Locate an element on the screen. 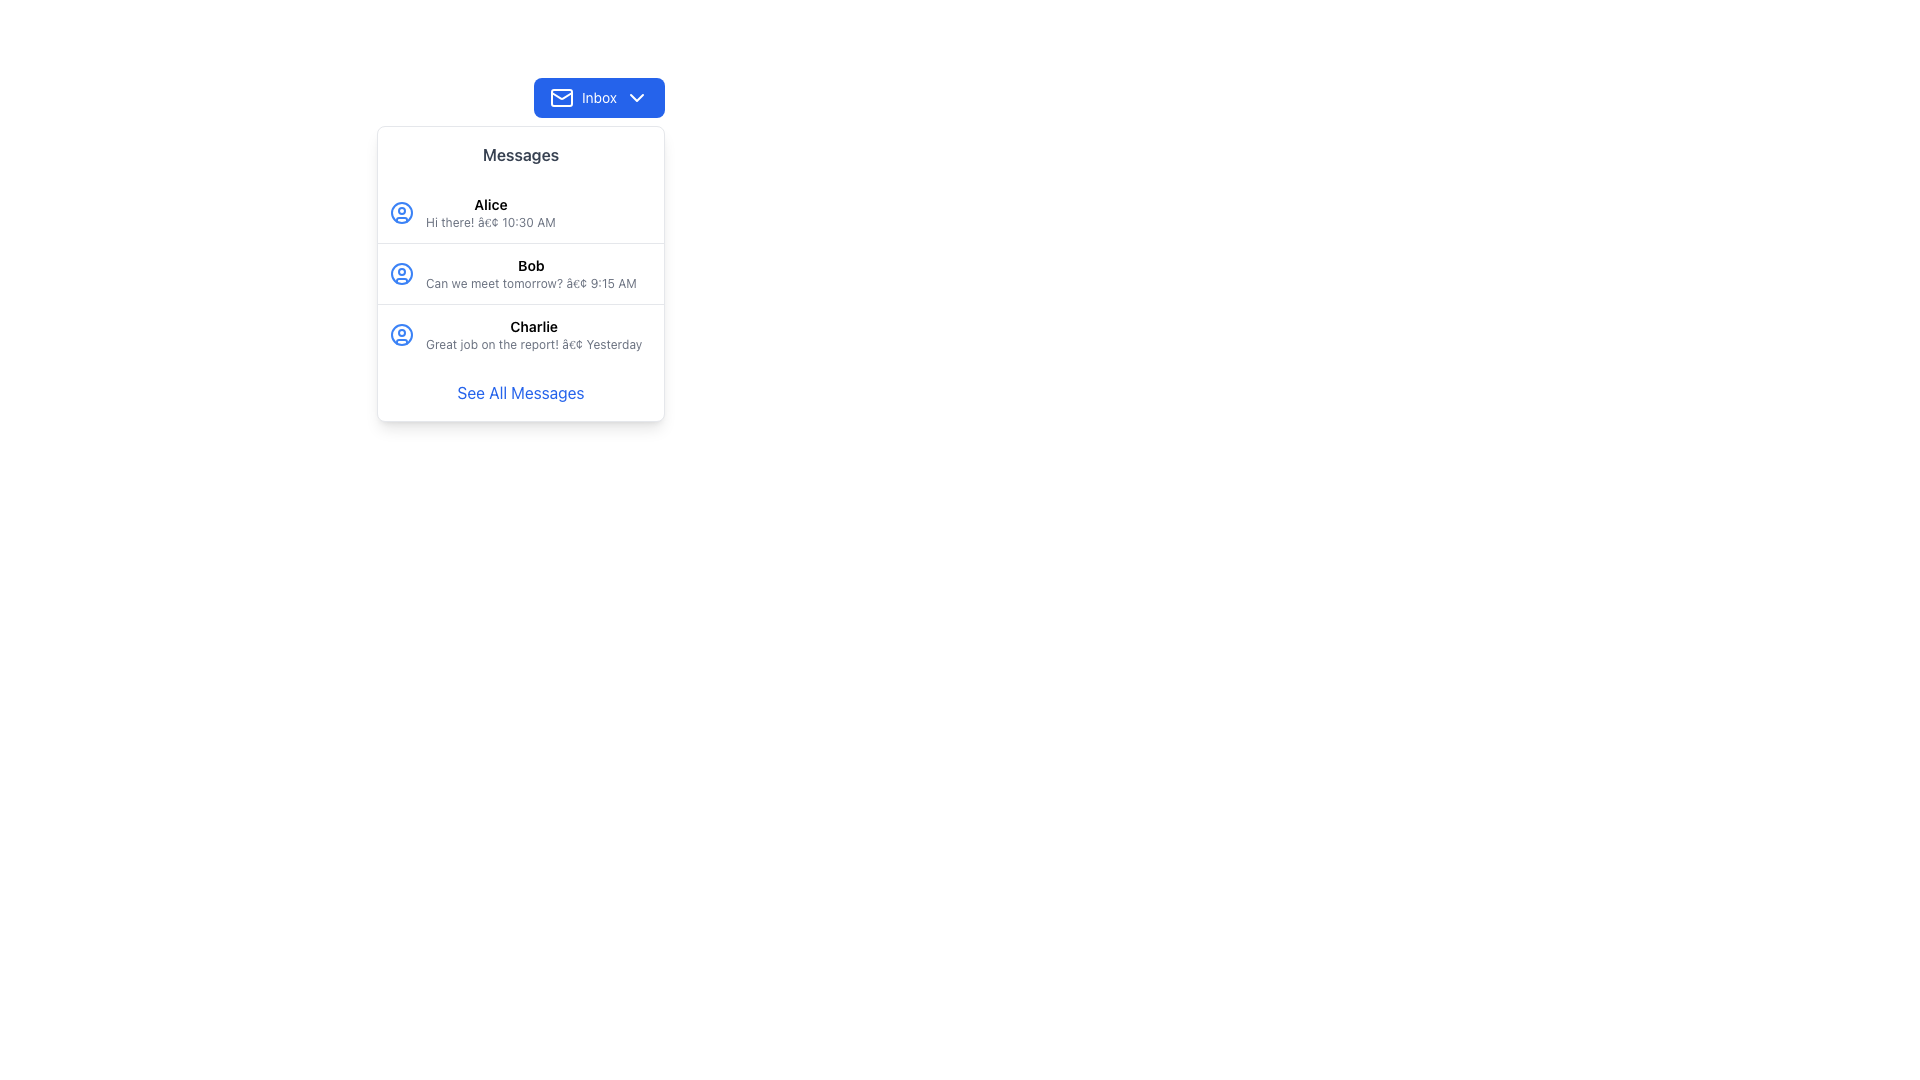 The width and height of the screenshot is (1920, 1080). the Static text element that serves as a title or header for the card, which is located at the top of the card-like component is located at coordinates (521, 153).